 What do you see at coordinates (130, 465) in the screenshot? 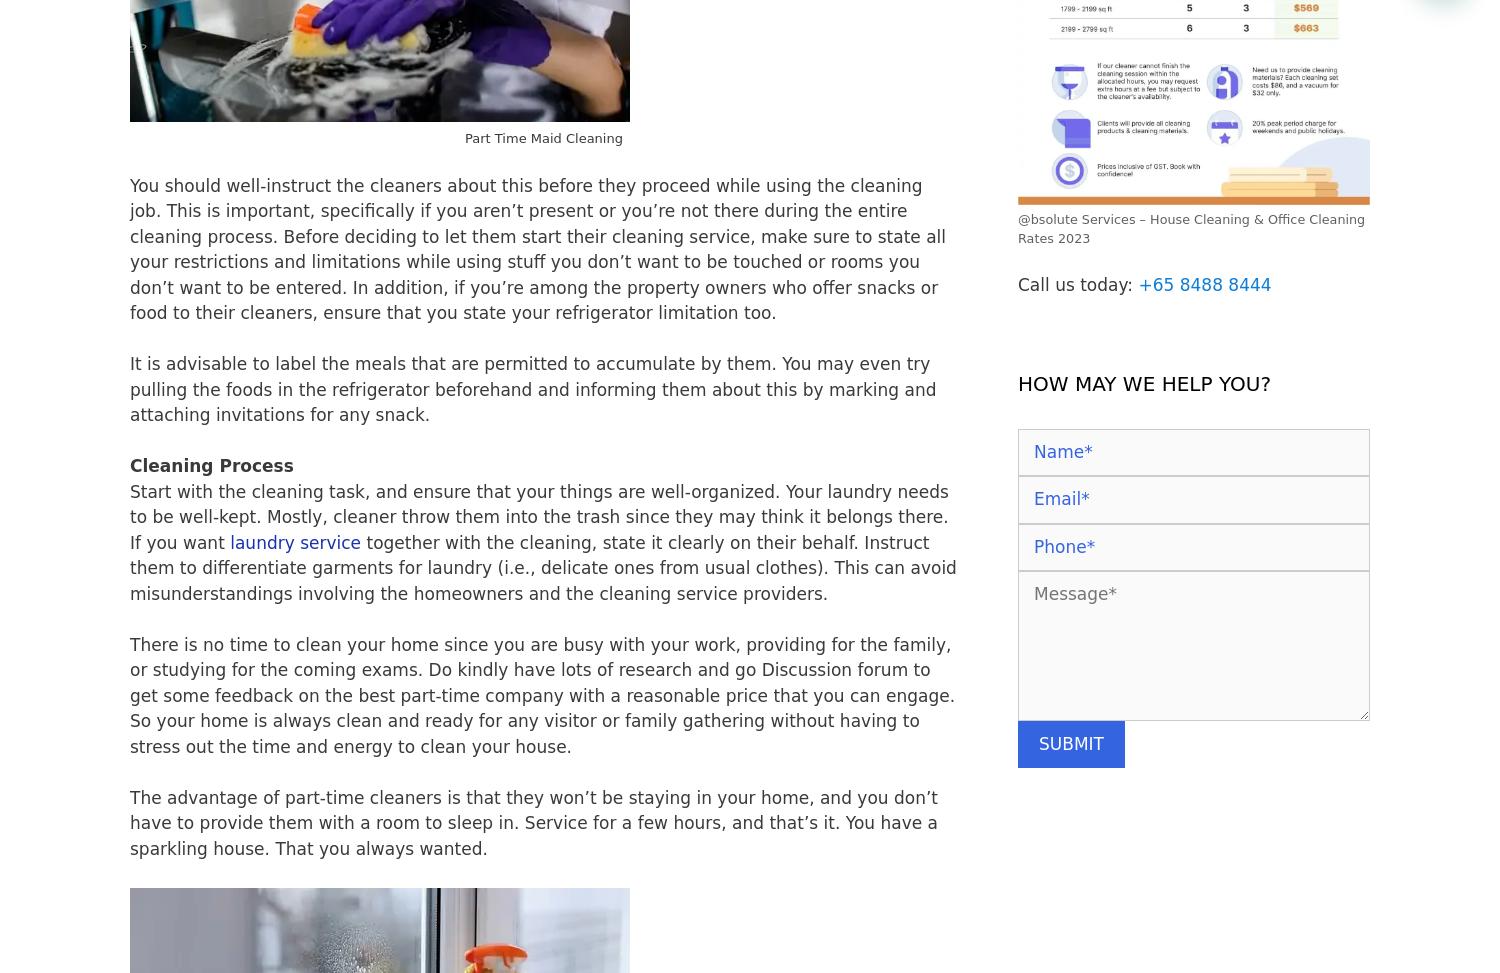
I see `'Cleaning Process'` at bounding box center [130, 465].